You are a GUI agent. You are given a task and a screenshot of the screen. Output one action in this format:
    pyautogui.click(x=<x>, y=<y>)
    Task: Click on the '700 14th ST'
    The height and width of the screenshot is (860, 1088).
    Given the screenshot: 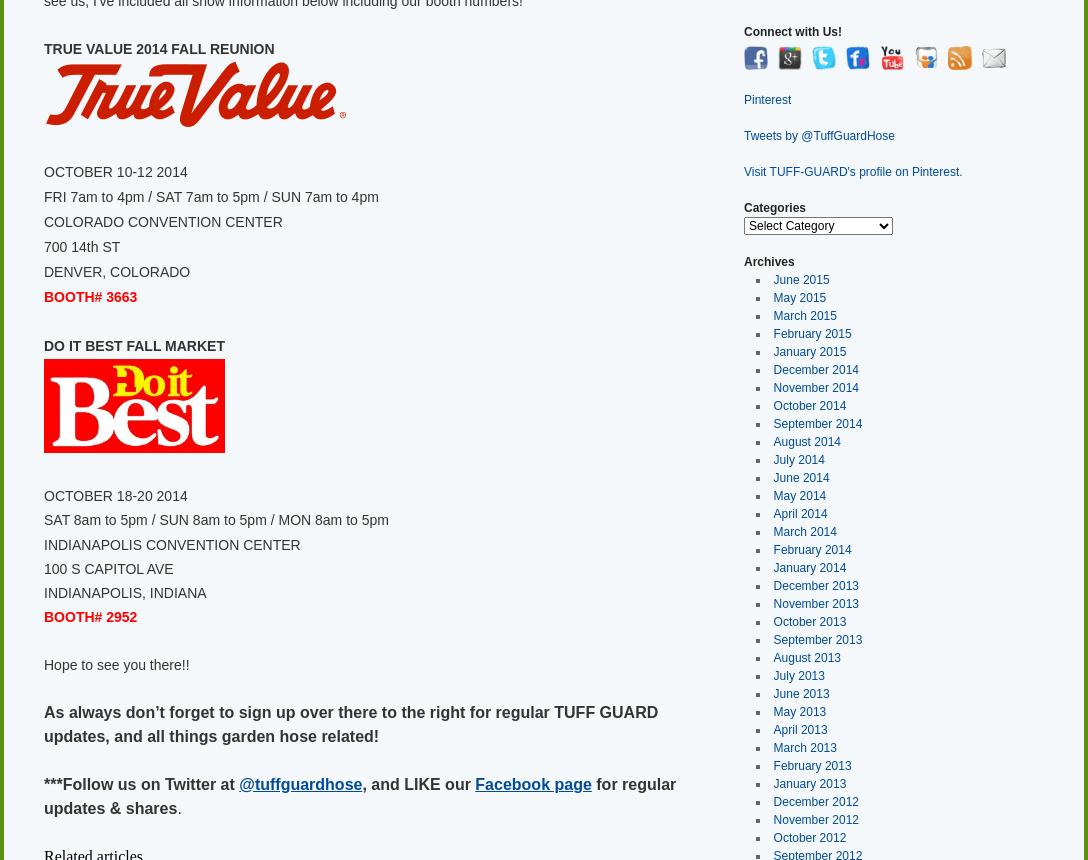 What is the action you would take?
    pyautogui.click(x=82, y=245)
    